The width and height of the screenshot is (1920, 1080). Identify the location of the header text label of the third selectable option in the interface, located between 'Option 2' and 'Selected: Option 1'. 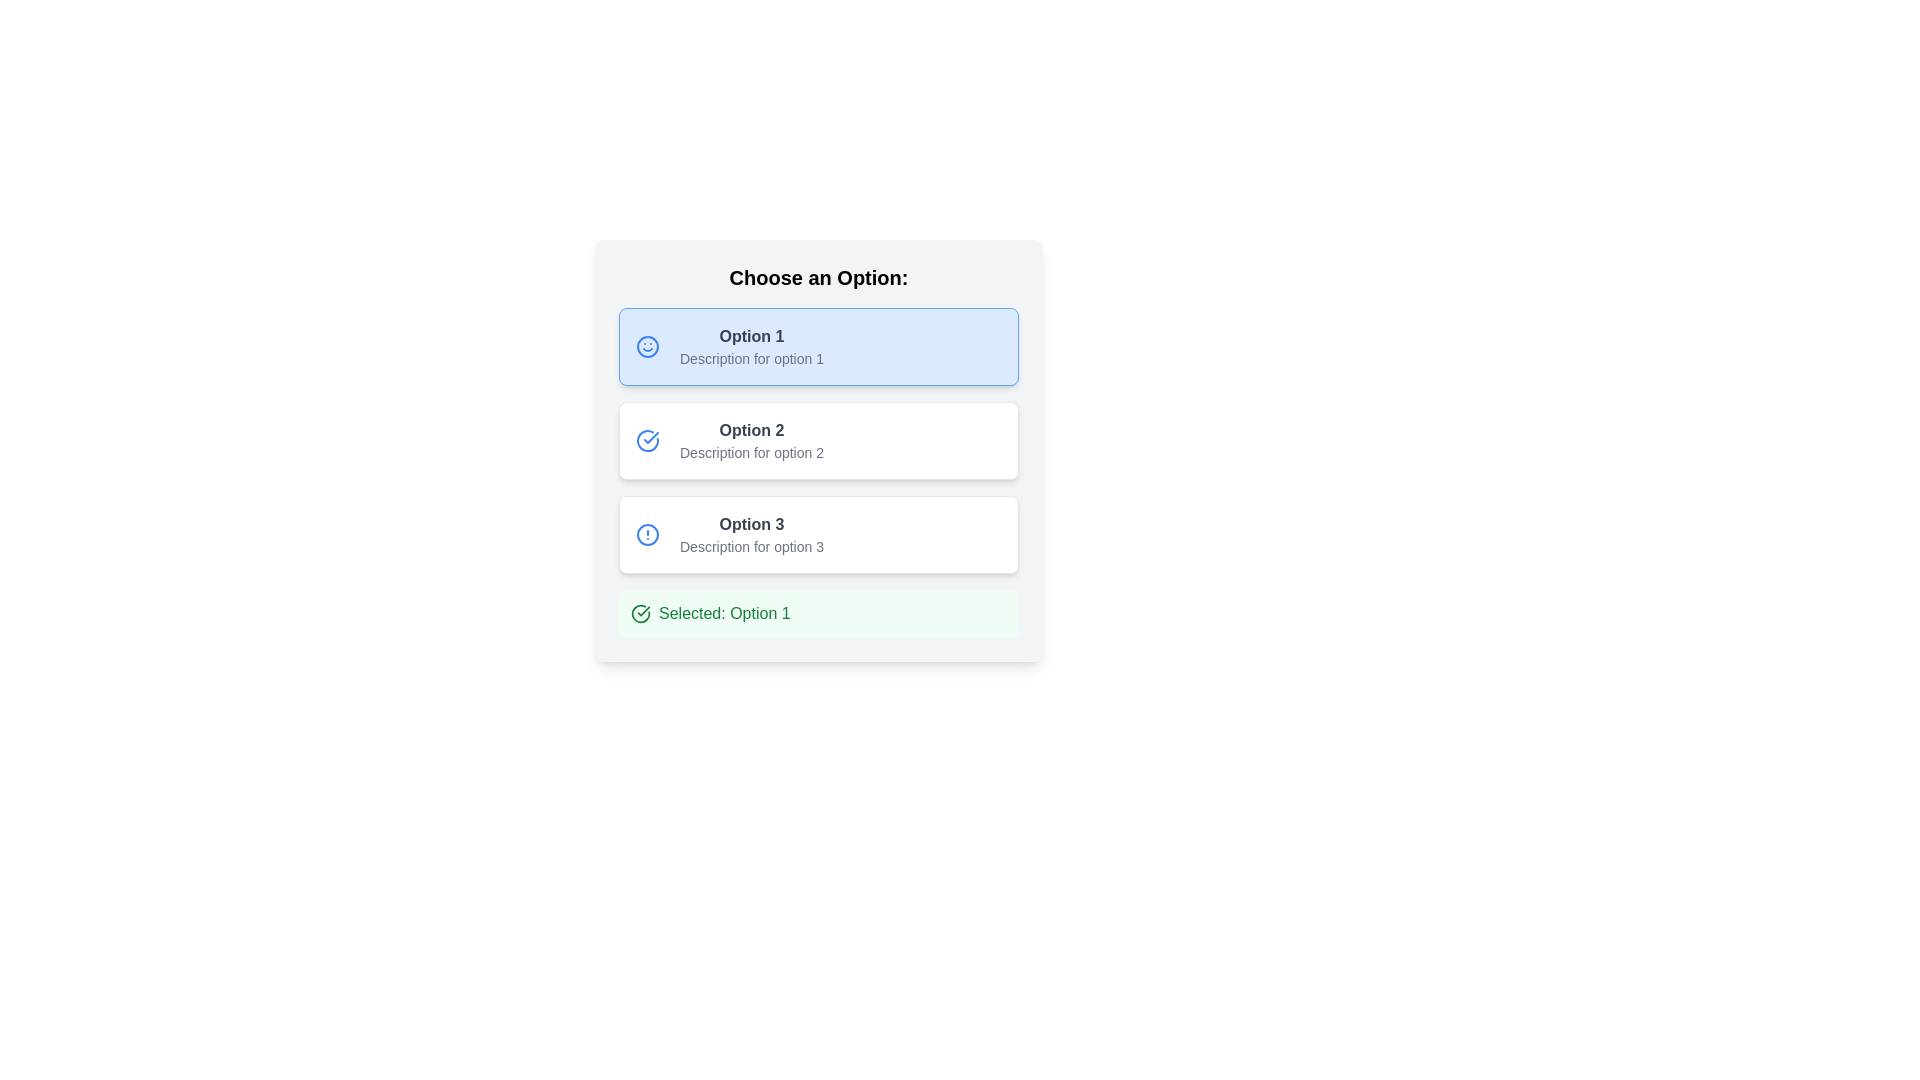
(751, 523).